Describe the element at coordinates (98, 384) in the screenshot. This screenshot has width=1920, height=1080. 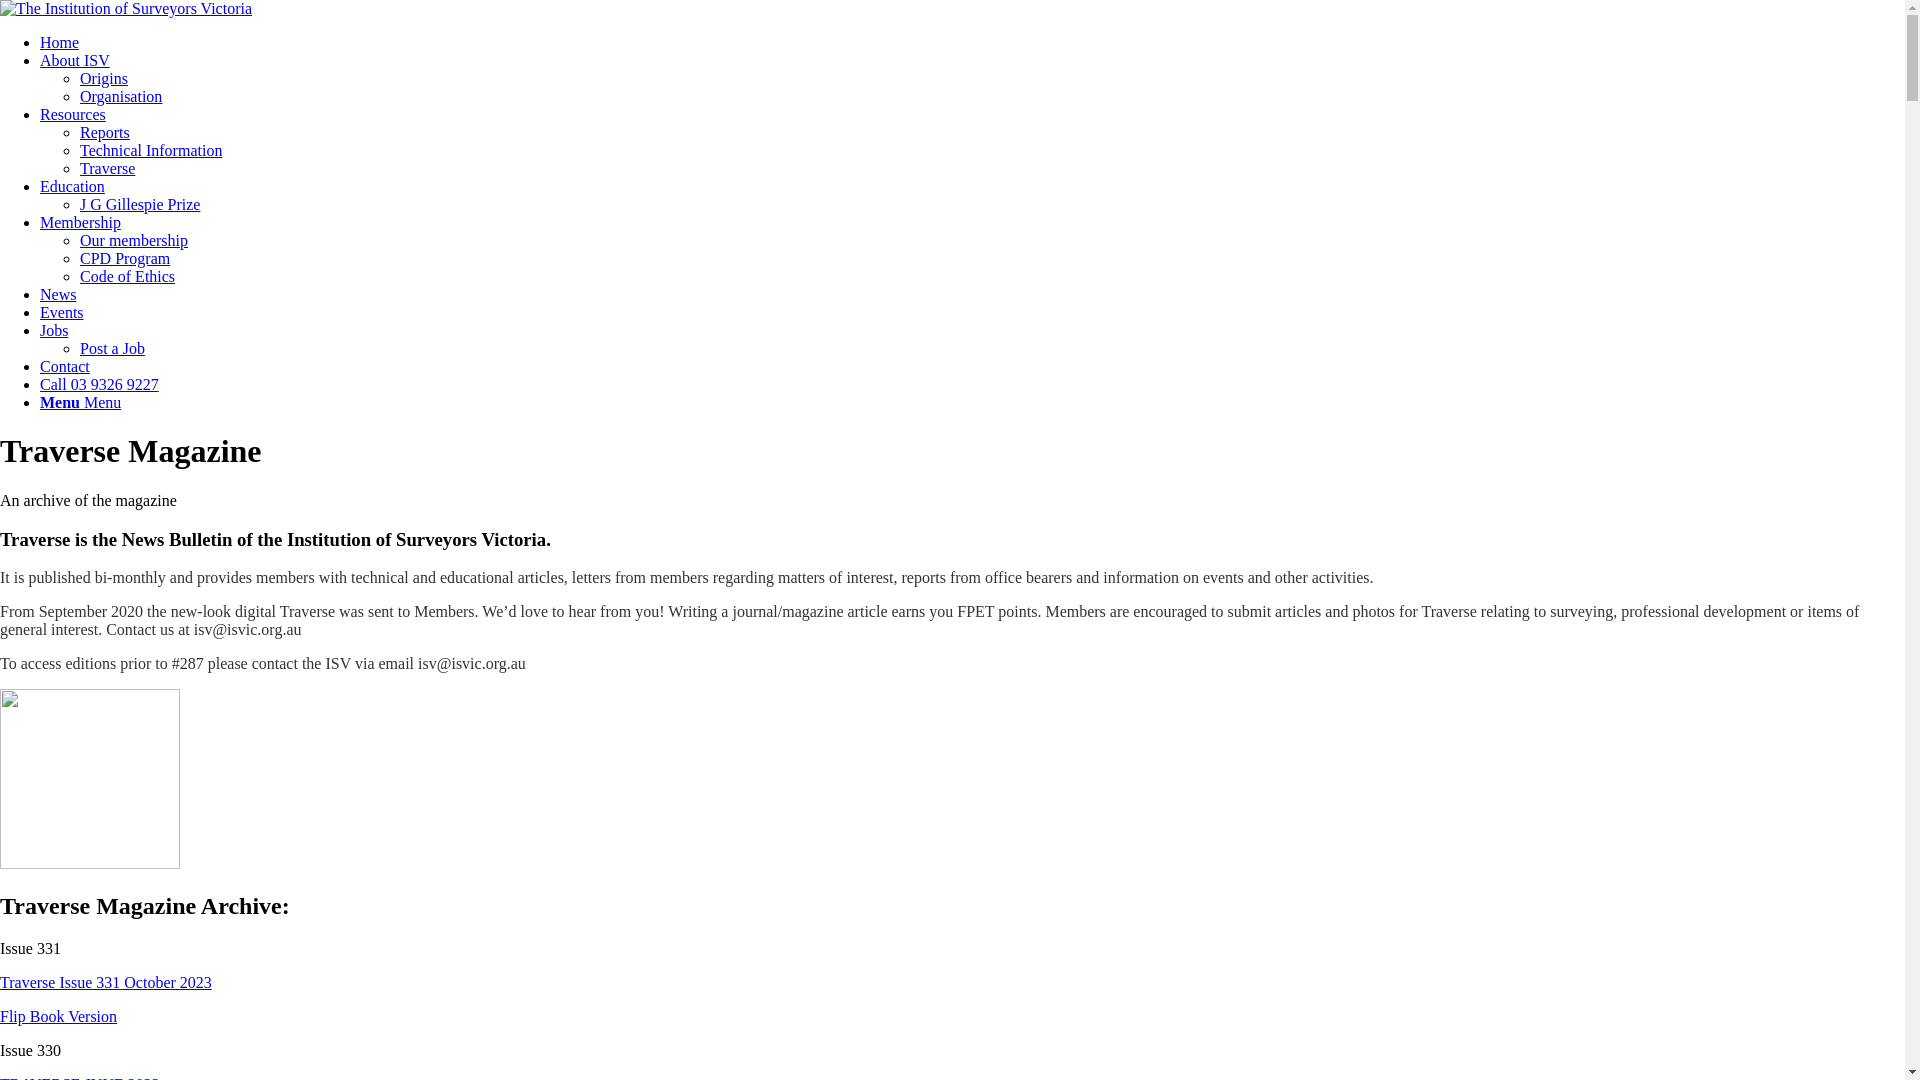
I see `'Call 03 9326 9227'` at that location.